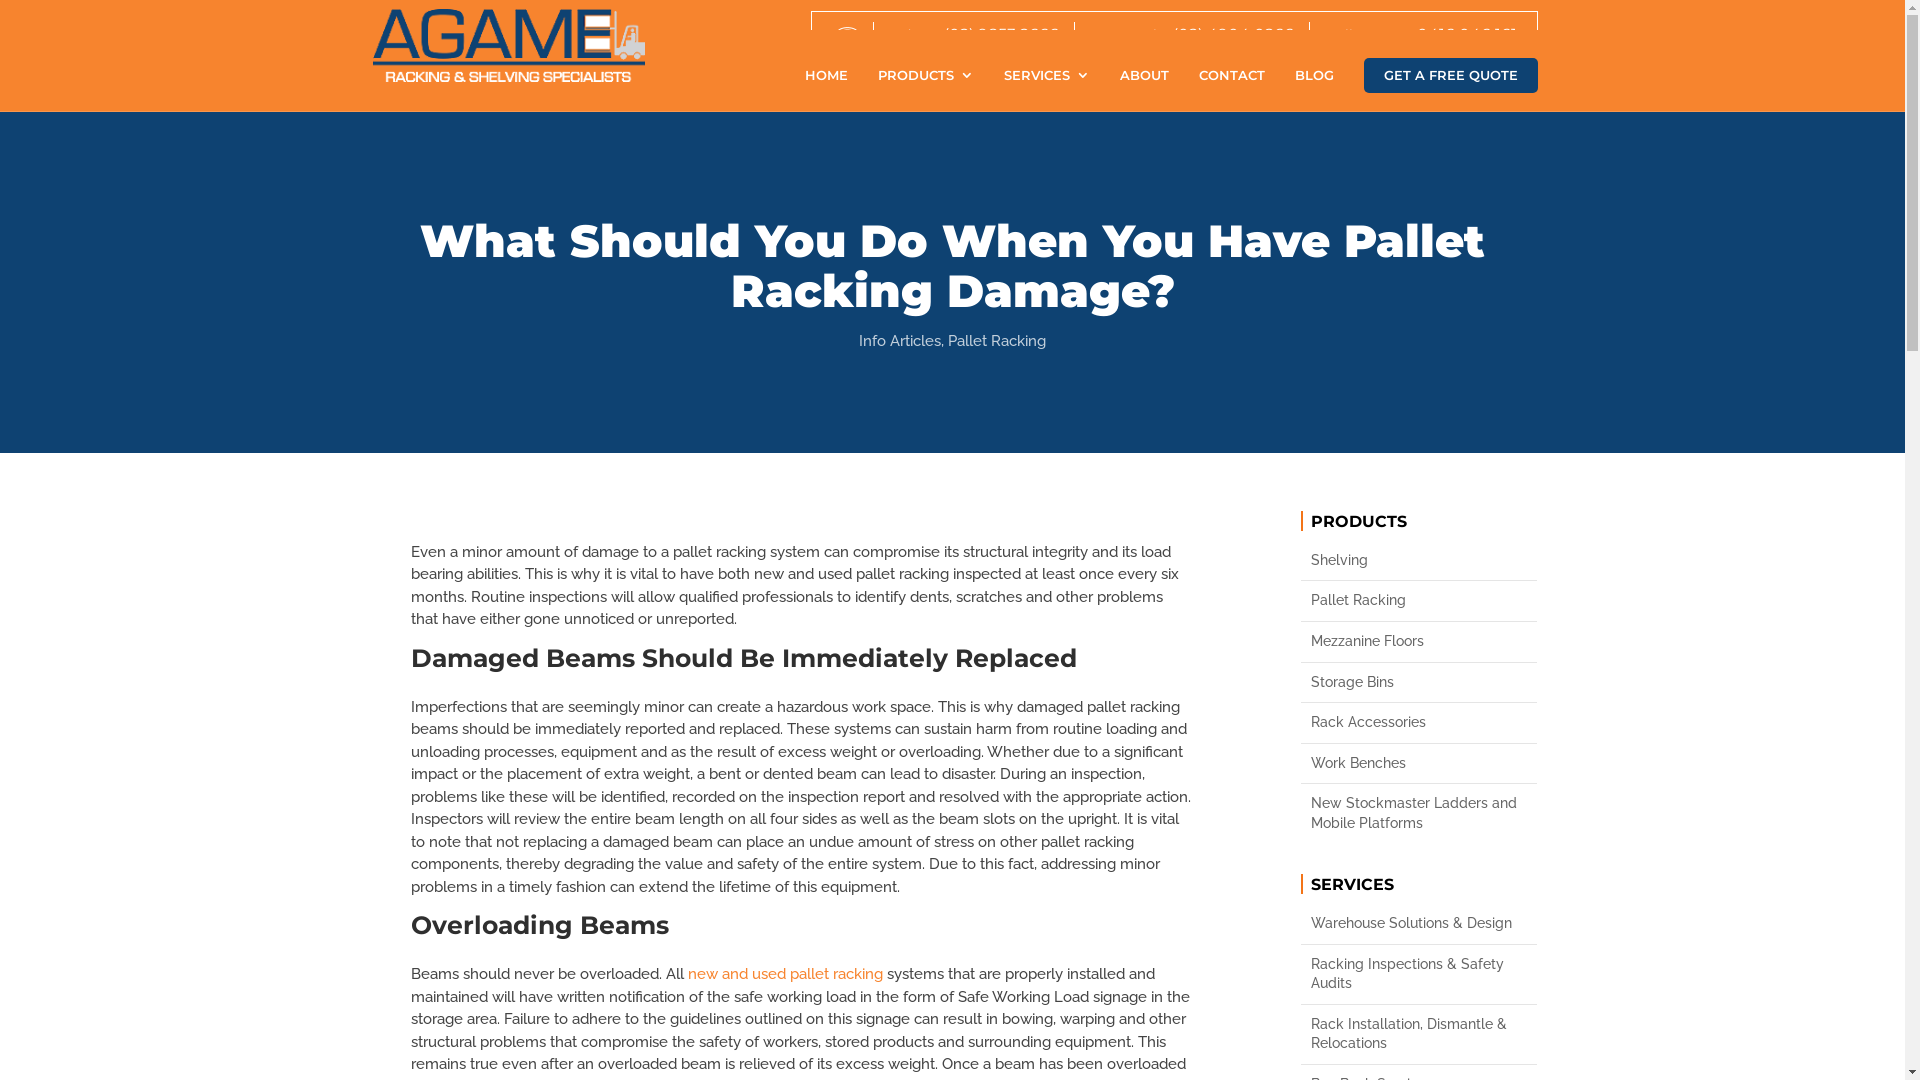 The height and width of the screenshot is (1080, 1920). I want to click on 'Work Benches', so click(1418, 763).